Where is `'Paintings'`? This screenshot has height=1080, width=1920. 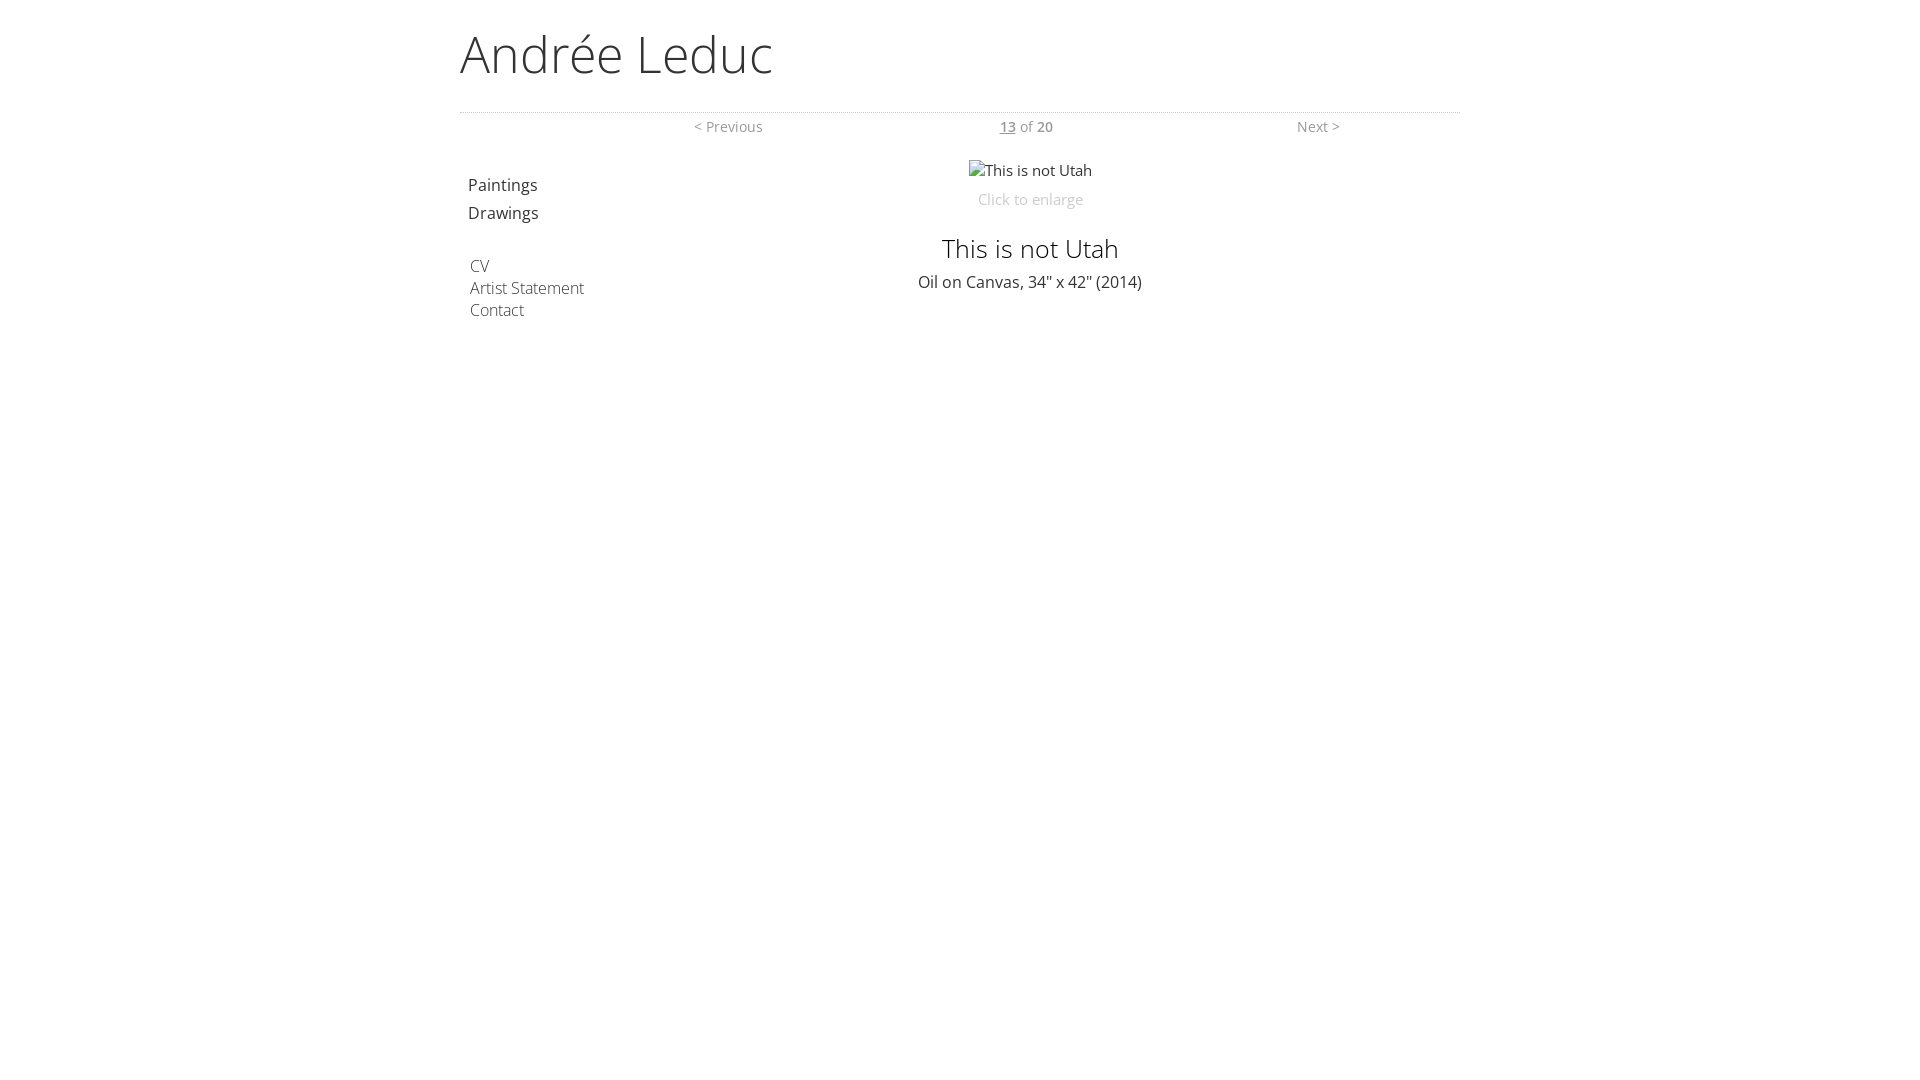
'Paintings' is located at coordinates (466, 185).